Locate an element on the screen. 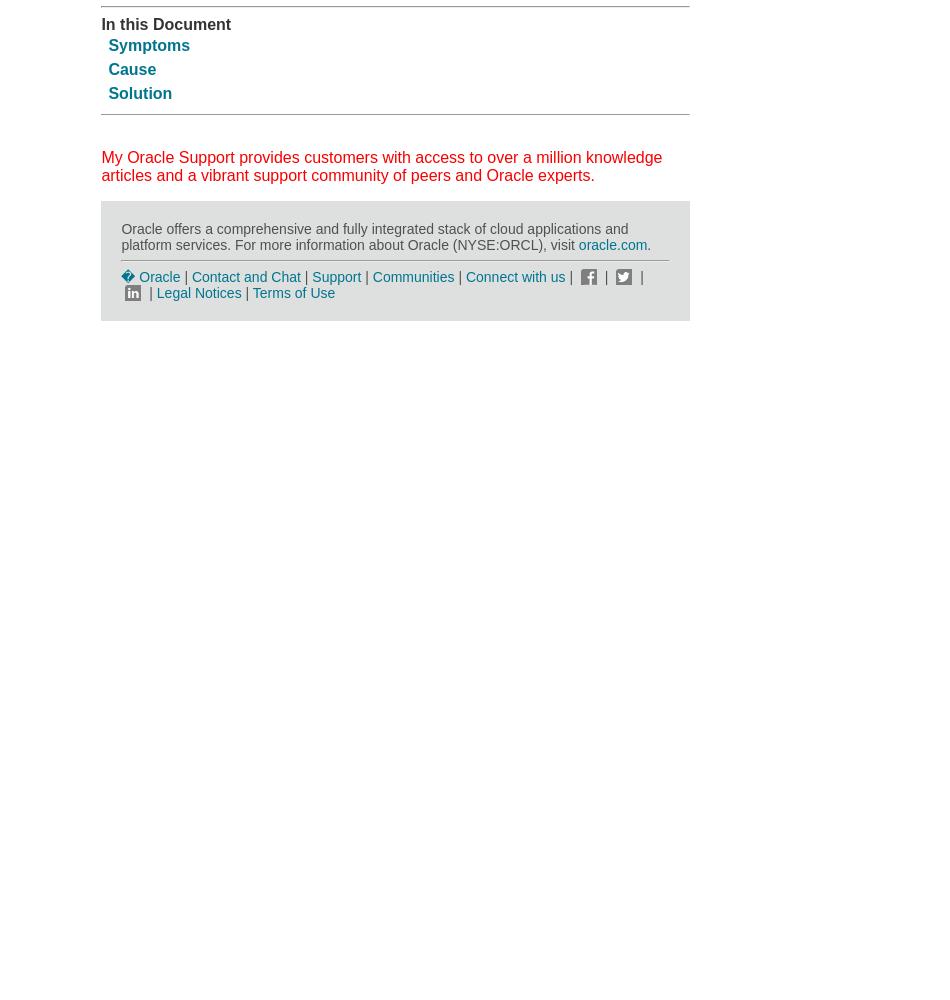  '� Oracle' is located at coordinates (150, 276).